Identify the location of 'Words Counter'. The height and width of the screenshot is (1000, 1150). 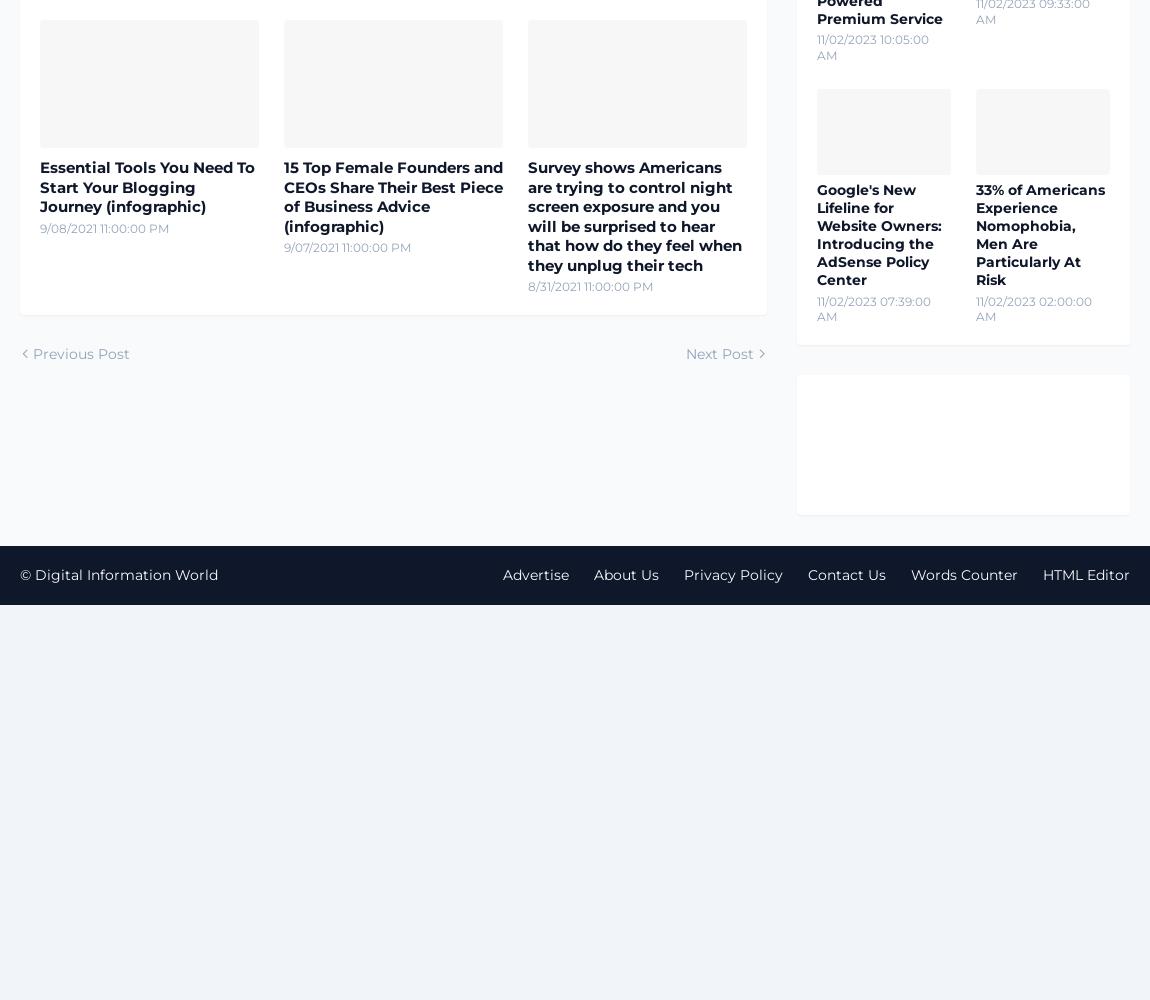
(964, 573).